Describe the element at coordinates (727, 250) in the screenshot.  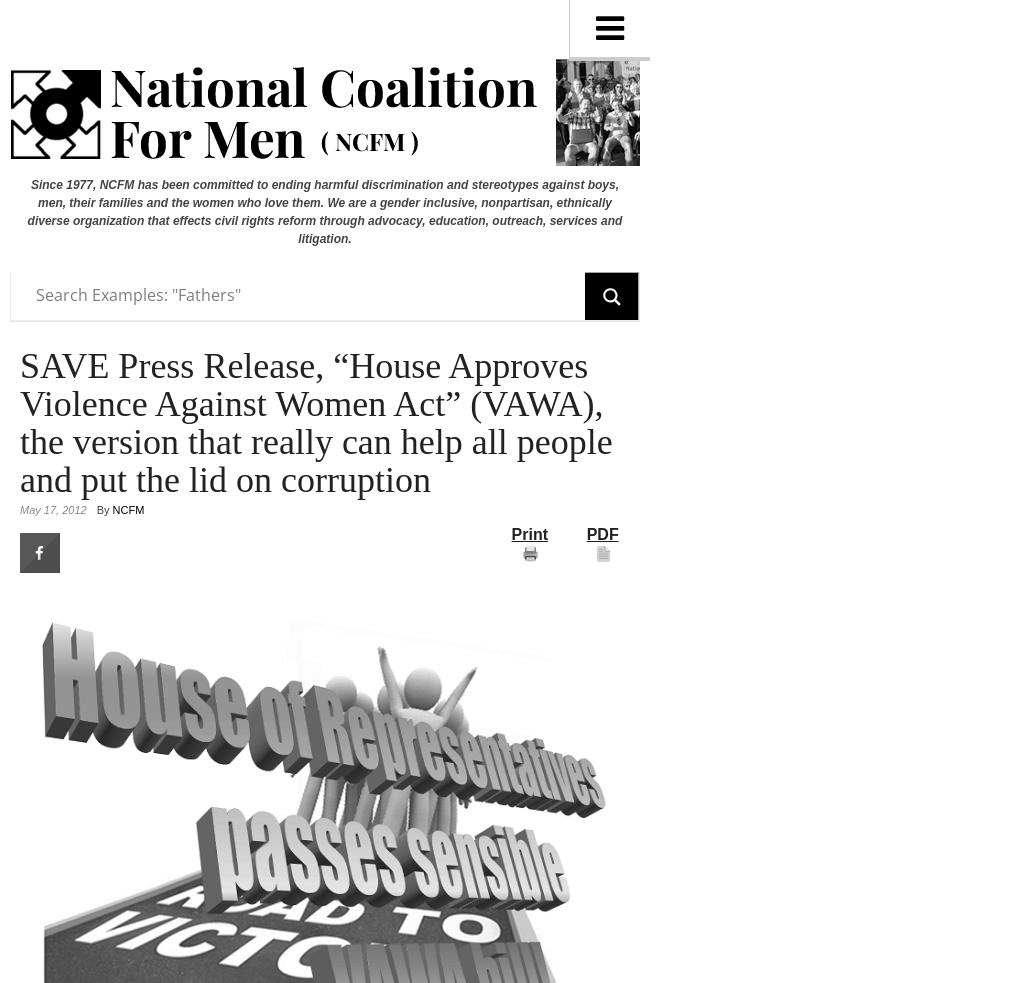
I see `'Board of Directors'` at that location.